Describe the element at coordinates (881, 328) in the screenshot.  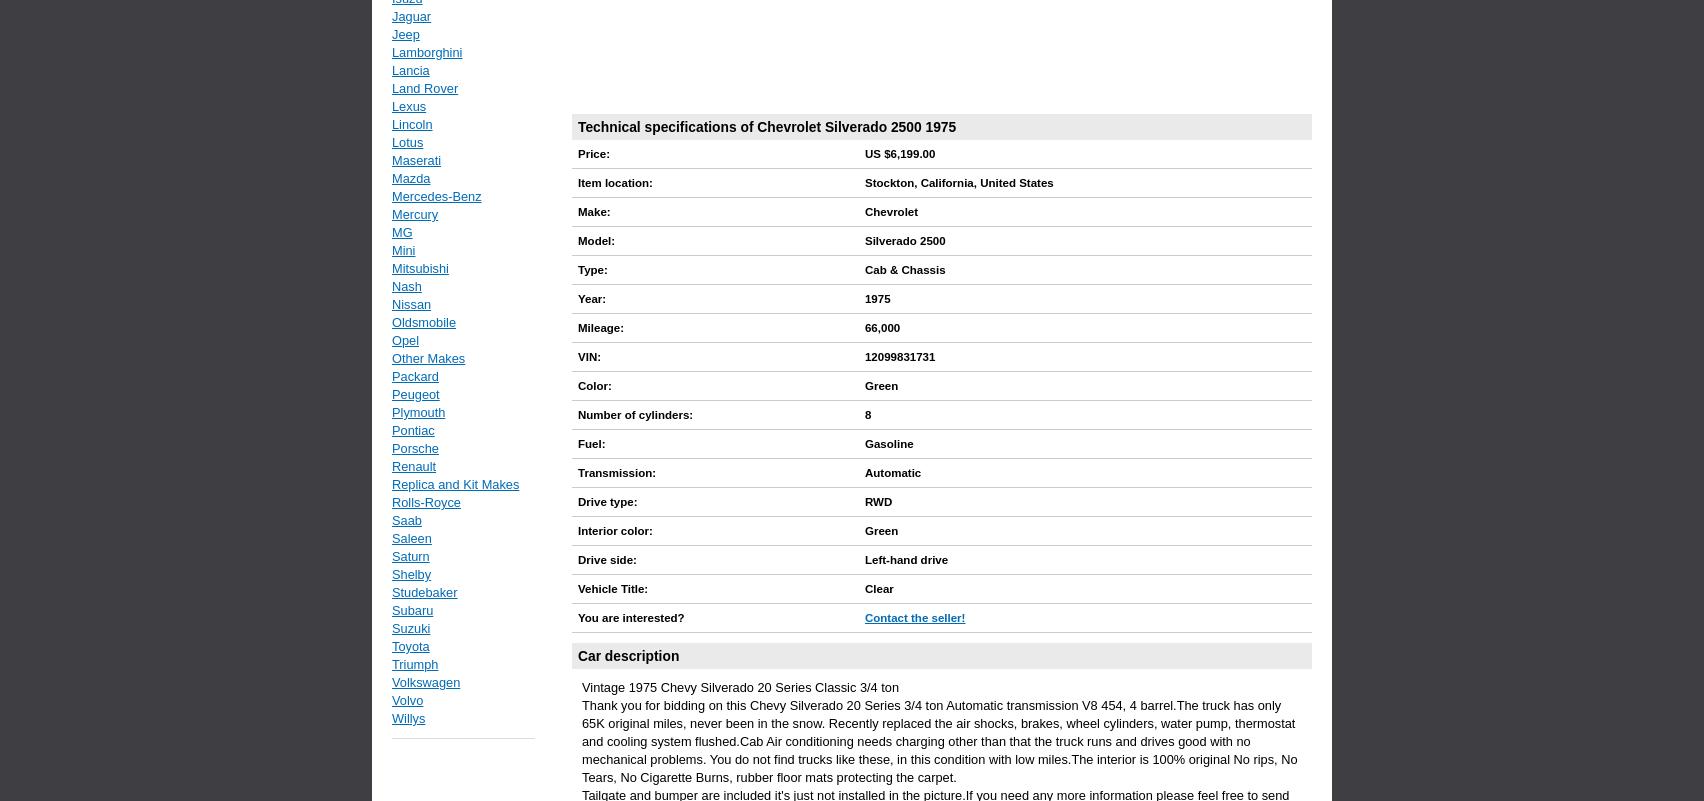
I see `'66,000'` at that location.